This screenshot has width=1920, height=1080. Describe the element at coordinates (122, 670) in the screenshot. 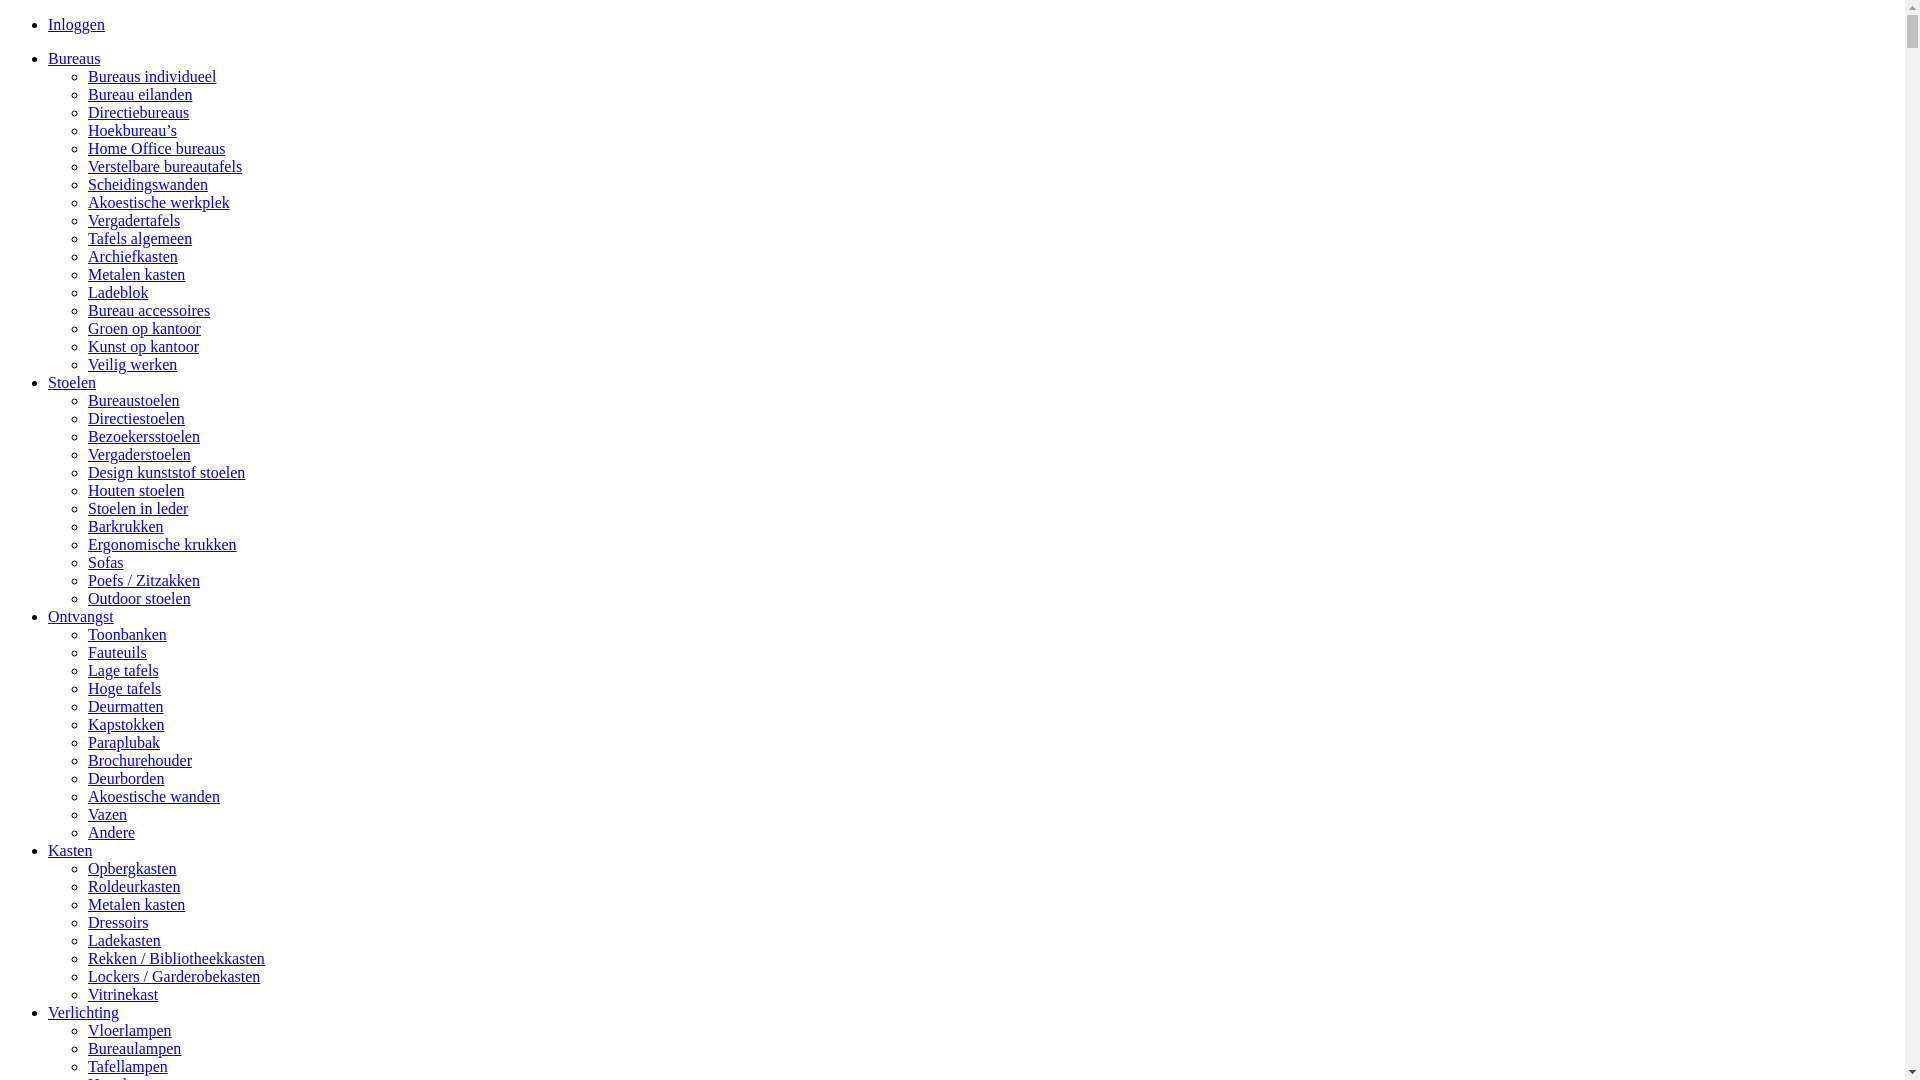

I see `'Lage tafels'` at that location.